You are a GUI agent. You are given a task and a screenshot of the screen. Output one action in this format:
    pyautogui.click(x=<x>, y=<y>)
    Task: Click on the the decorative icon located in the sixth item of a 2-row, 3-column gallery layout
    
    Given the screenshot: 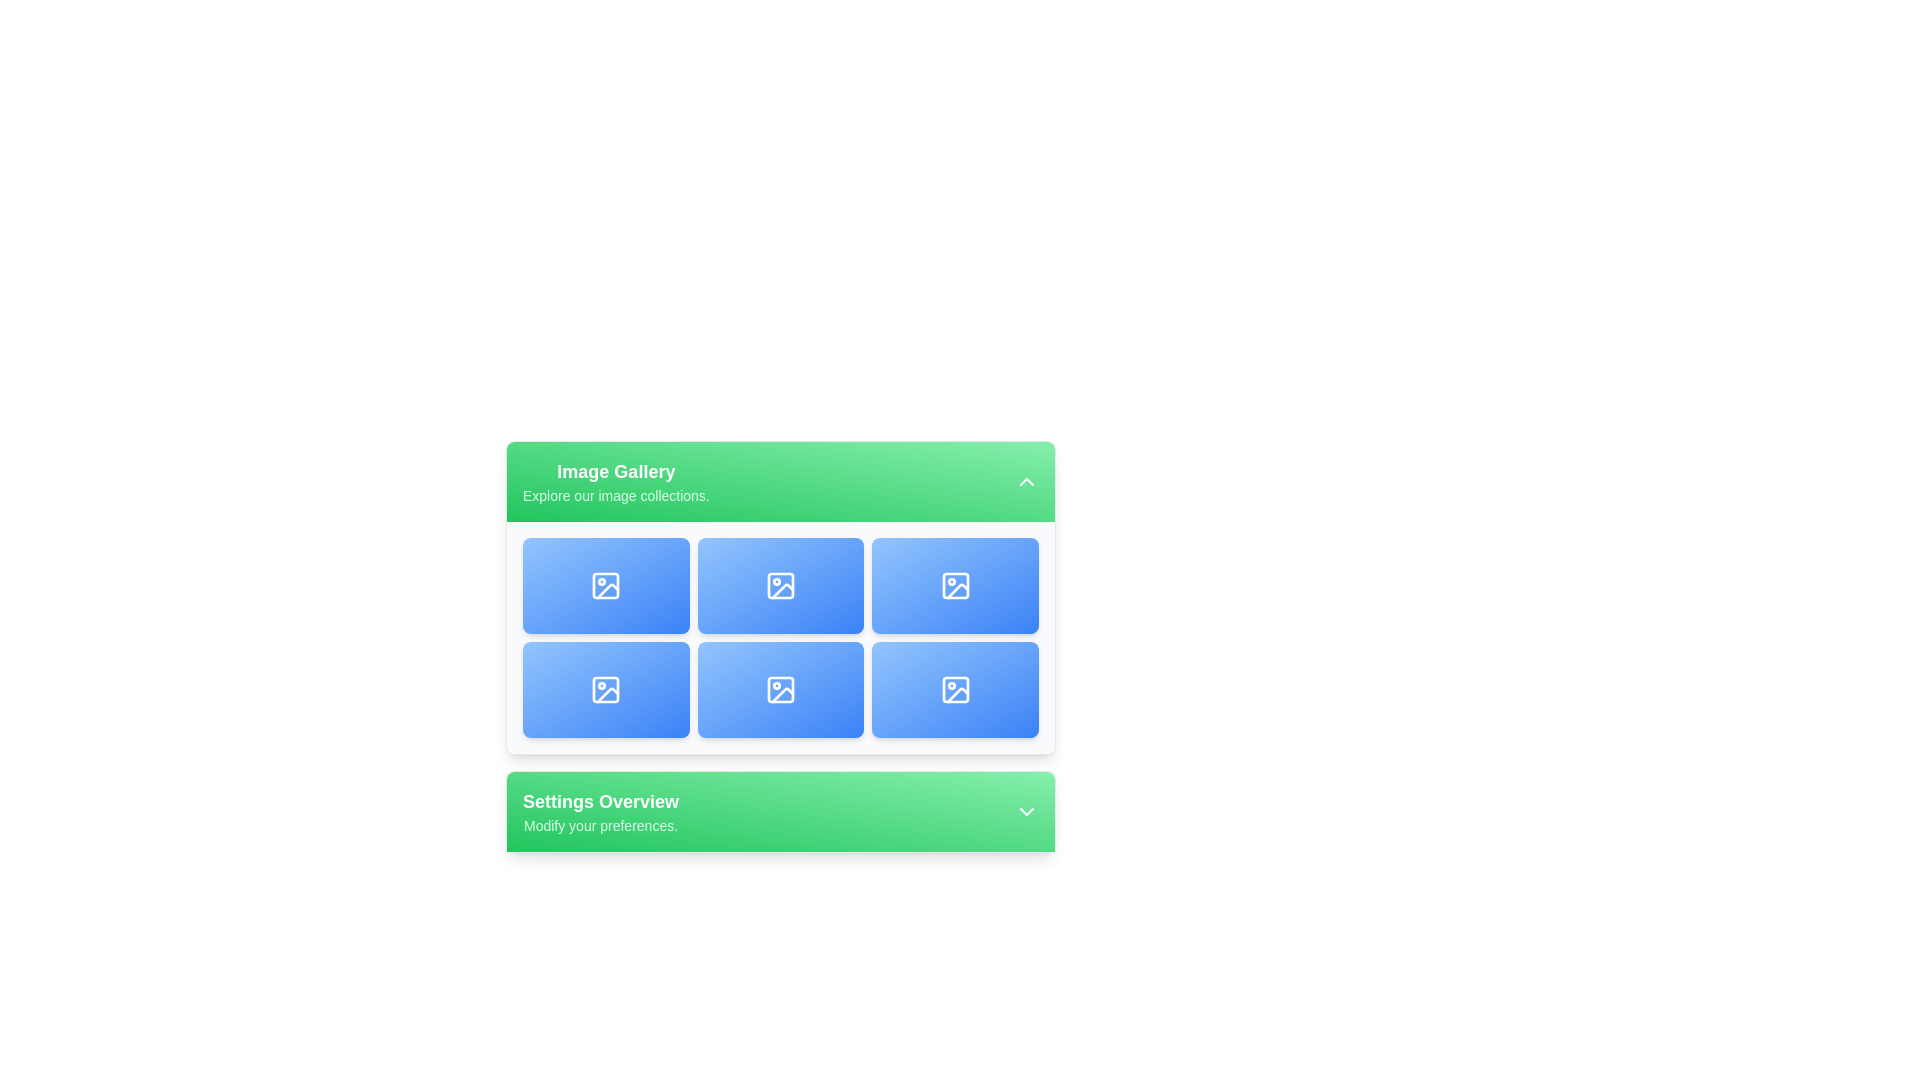 What is the action you would take?
    pyautogui.click(x=780, y=689)
    